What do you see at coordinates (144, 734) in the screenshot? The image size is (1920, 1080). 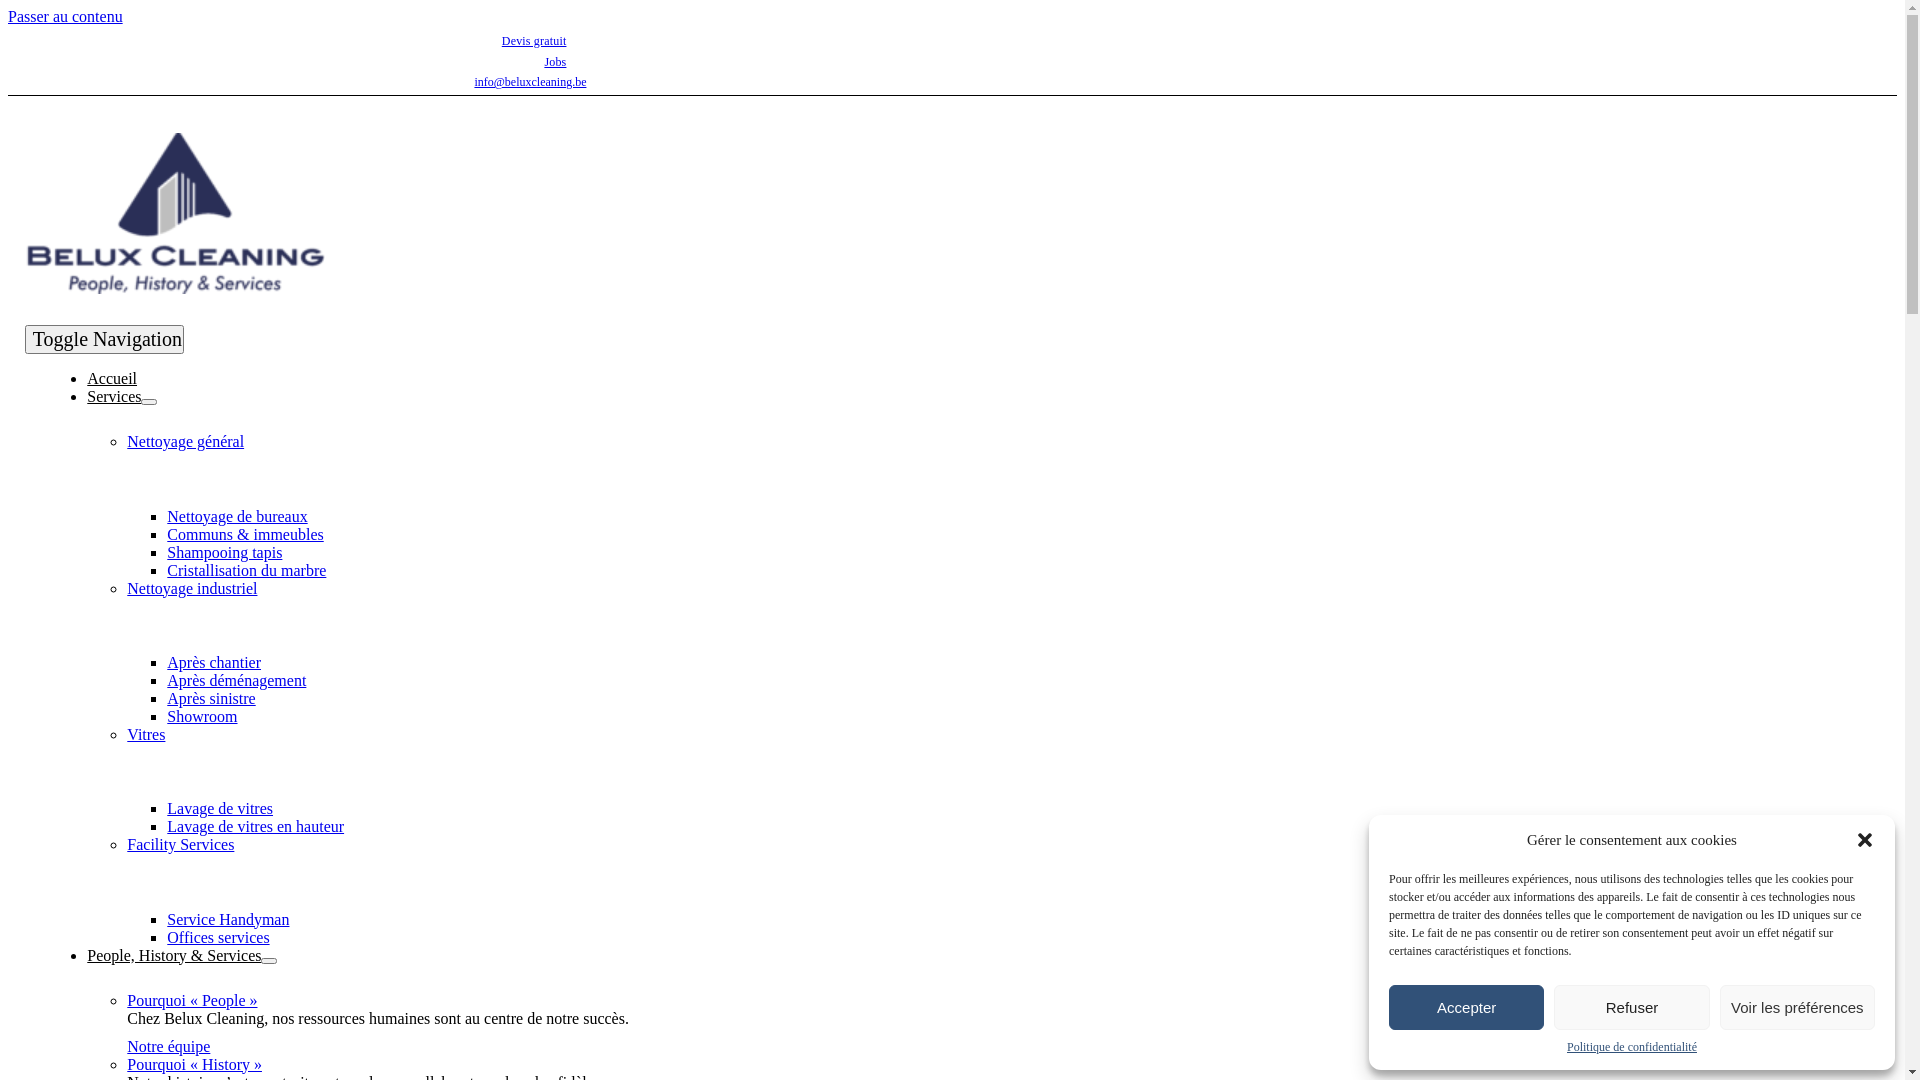 I see `'Vitres'` at bounding box center [144, 734].